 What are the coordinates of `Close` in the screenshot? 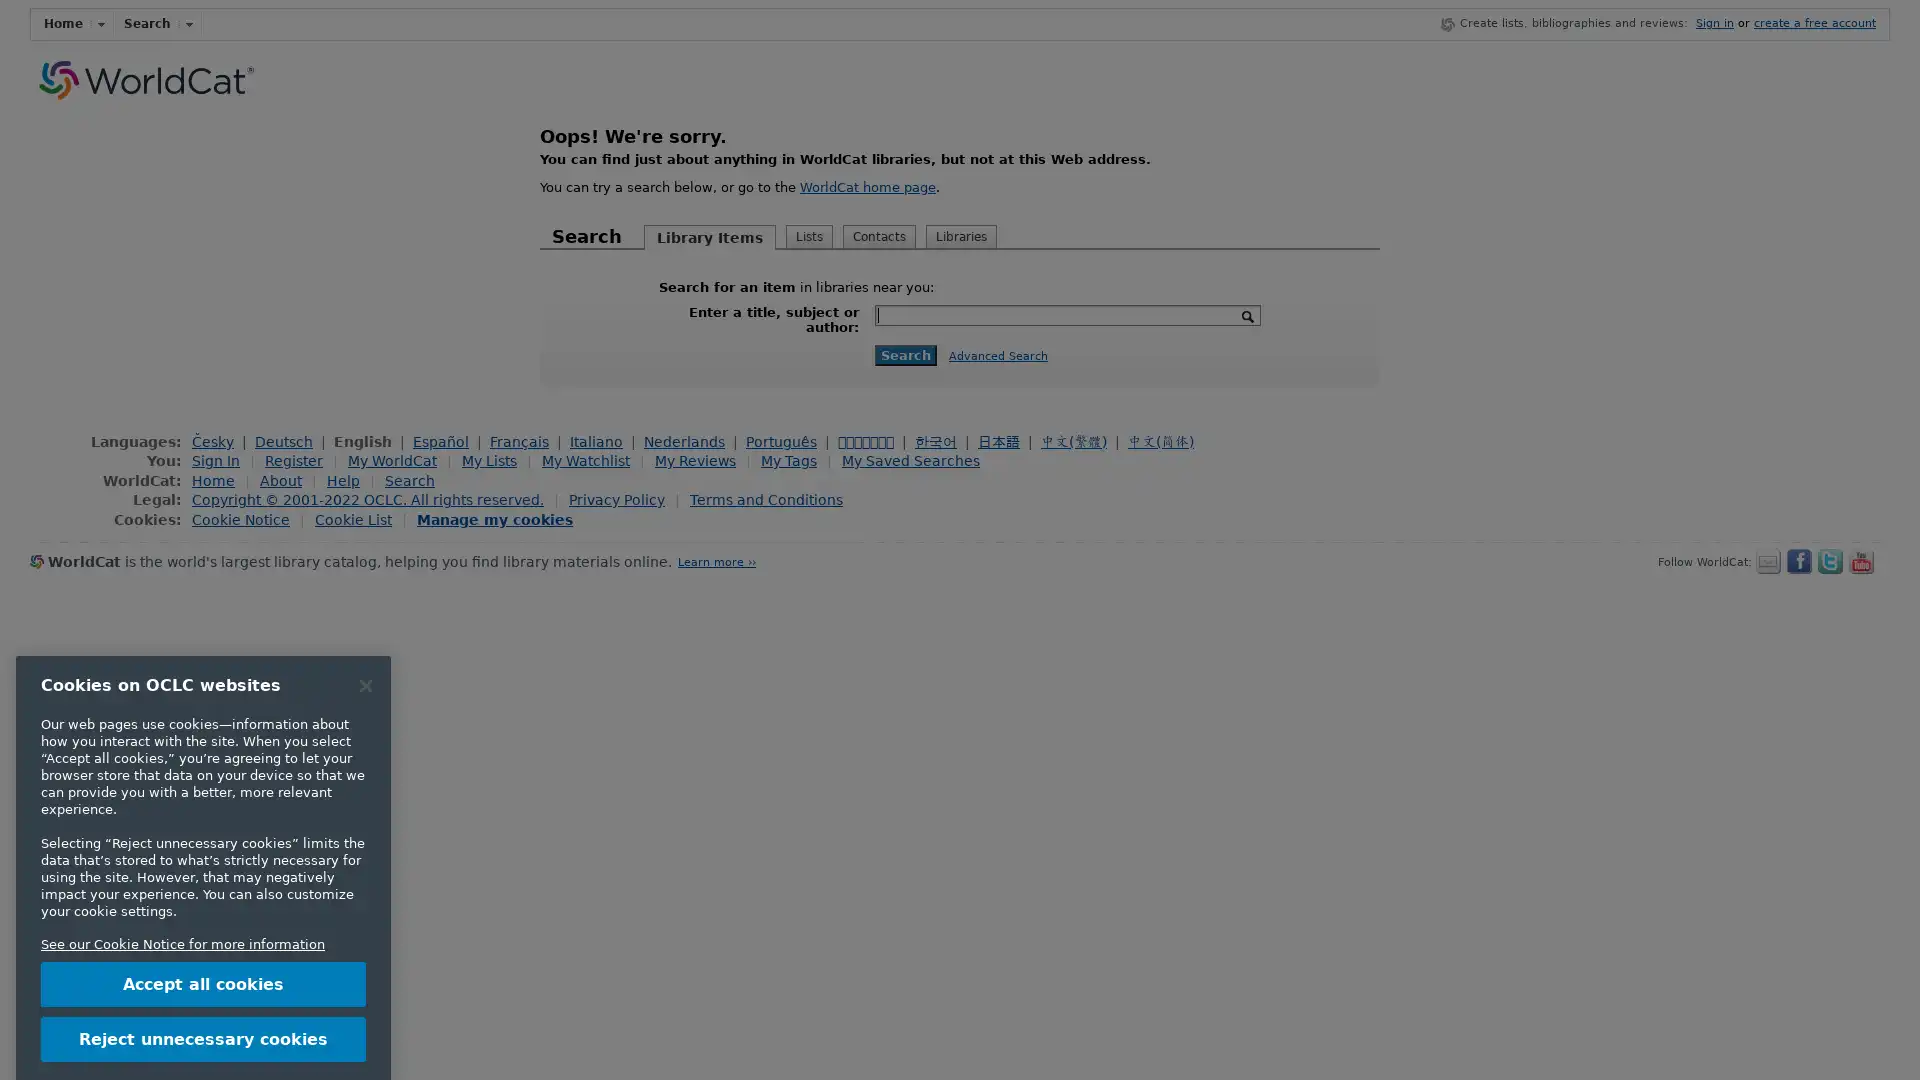 It's located at (365, 596).